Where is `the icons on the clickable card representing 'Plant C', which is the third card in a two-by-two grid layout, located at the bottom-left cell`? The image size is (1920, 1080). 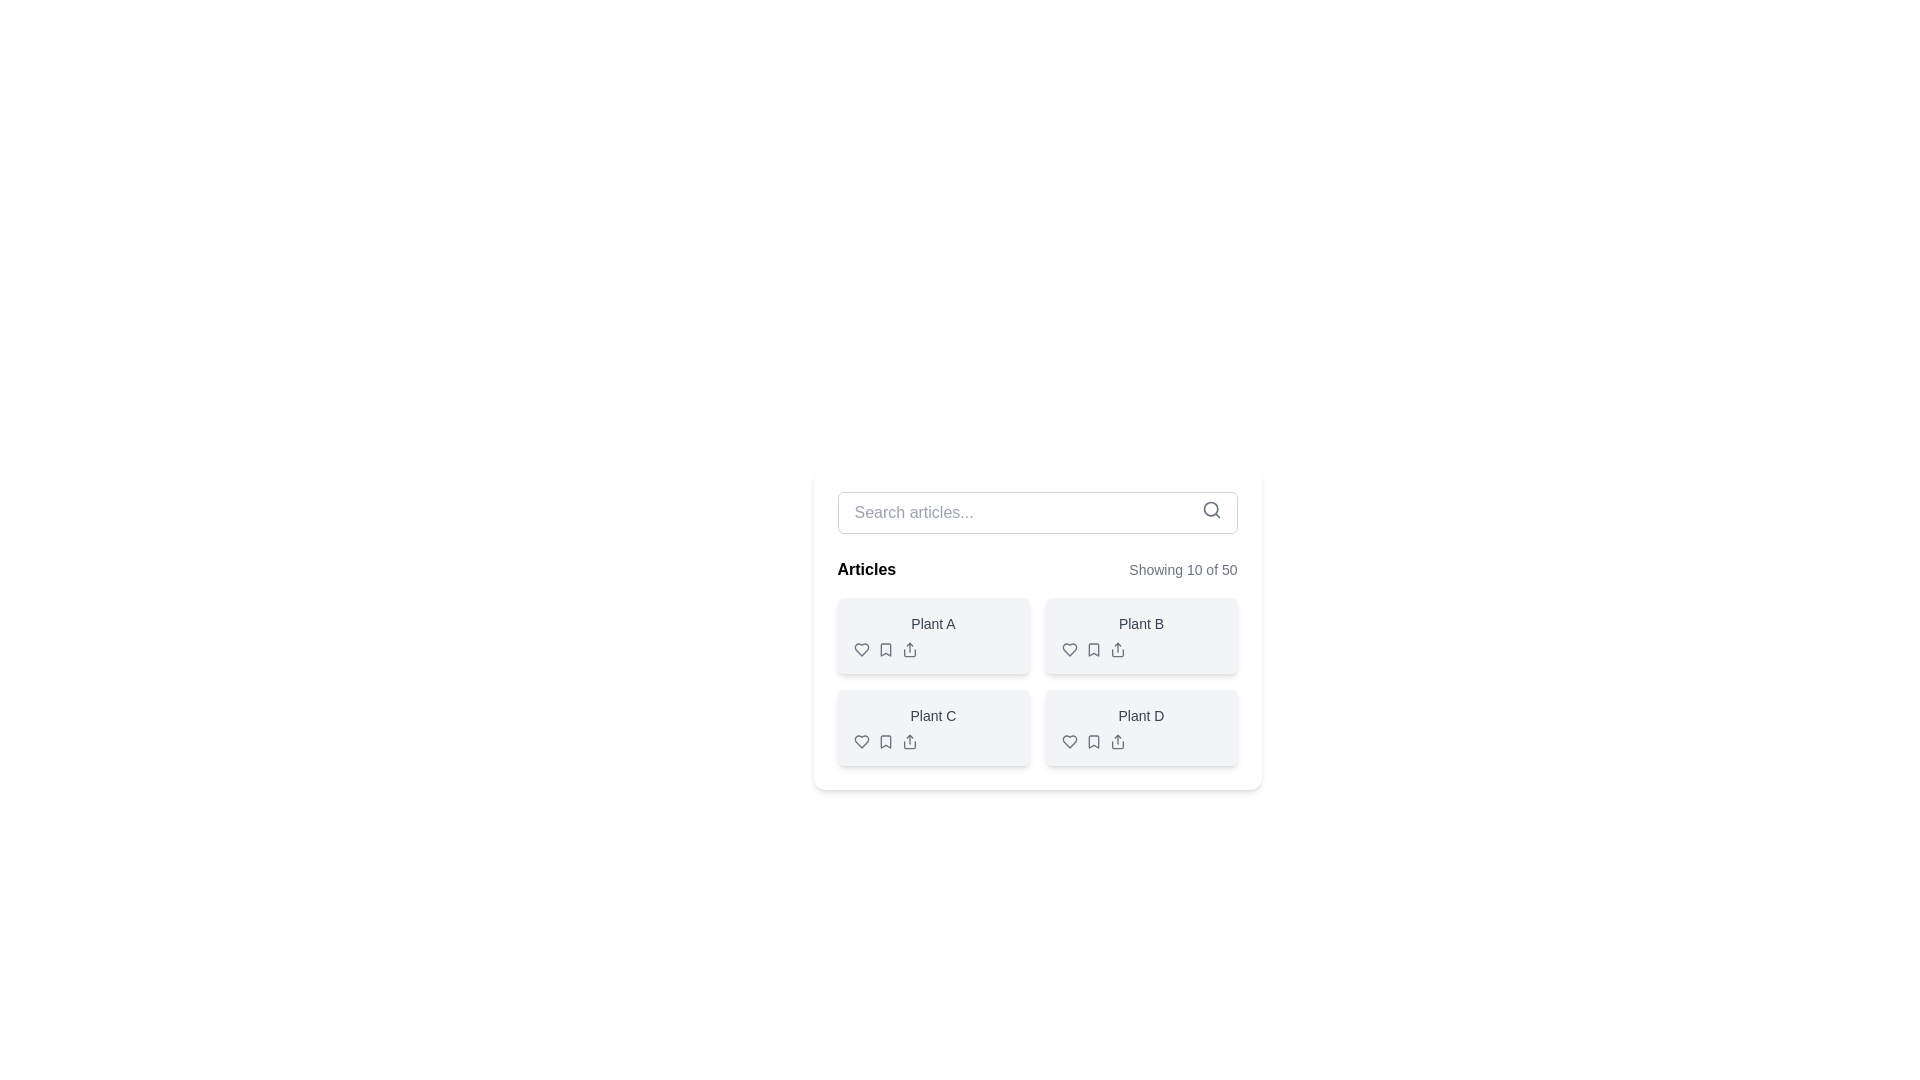
the icons on the clickable card representing 'Plant C', which is the third card in a two-by-two grid layout, located at the bottom-left cell is located at coordinates (932, 728).